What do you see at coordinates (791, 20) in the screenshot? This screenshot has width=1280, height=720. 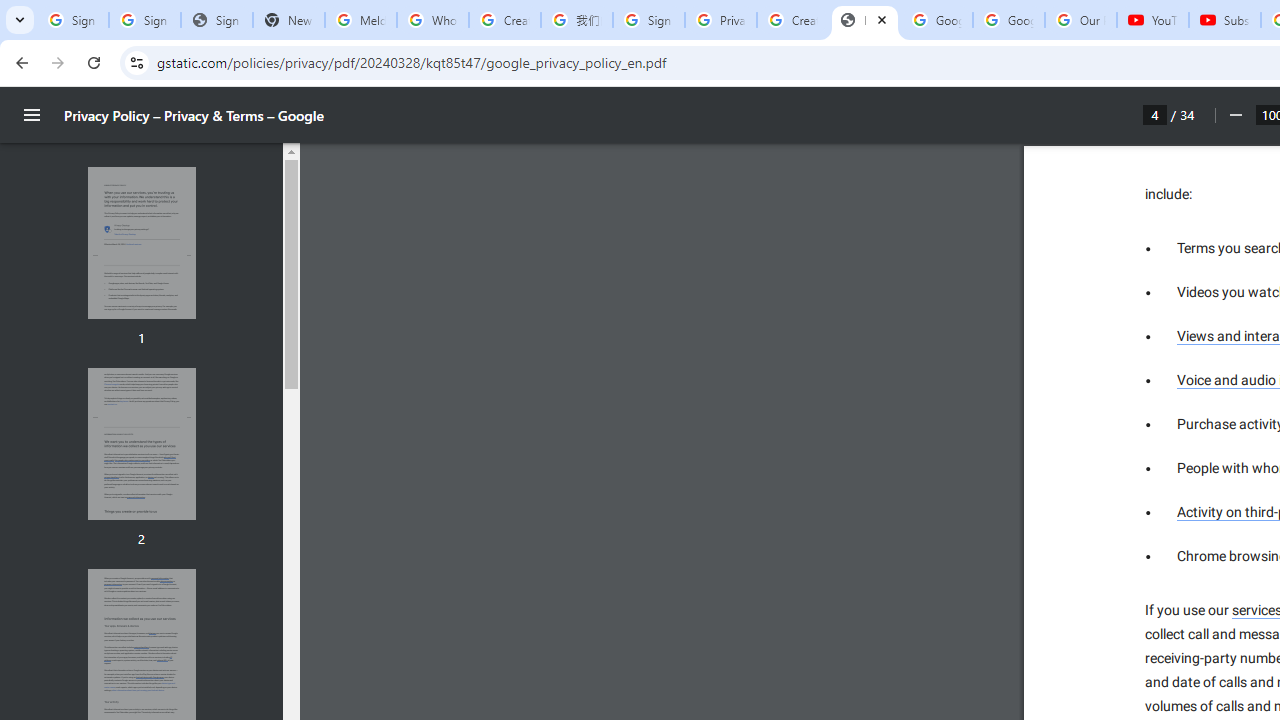 I see `'Create your Google Account'` at bounding box center [791, 20].